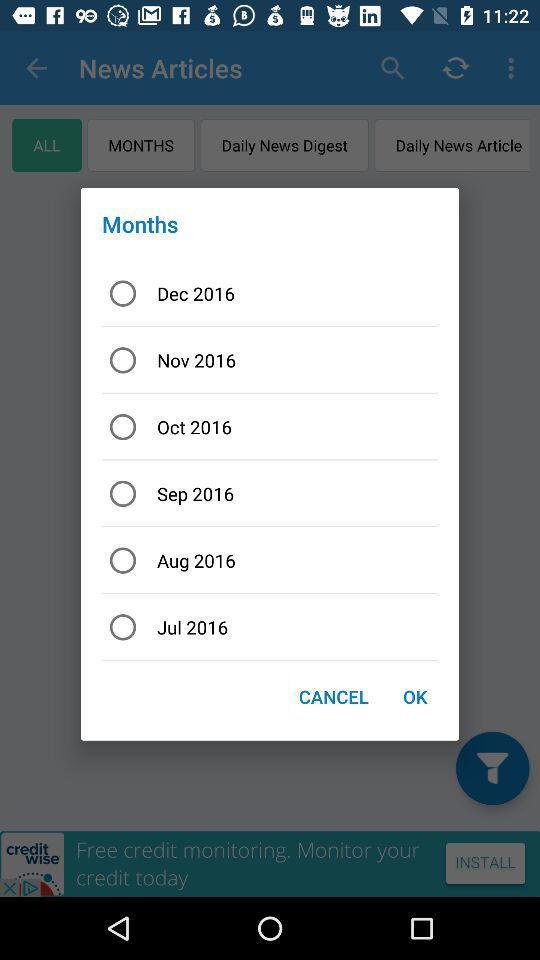 The image size is (540, 960). What do you see at coordinates (270, 292) in the screenshot?
I see `dec 2016 icon` at bounding box center [270, 292].